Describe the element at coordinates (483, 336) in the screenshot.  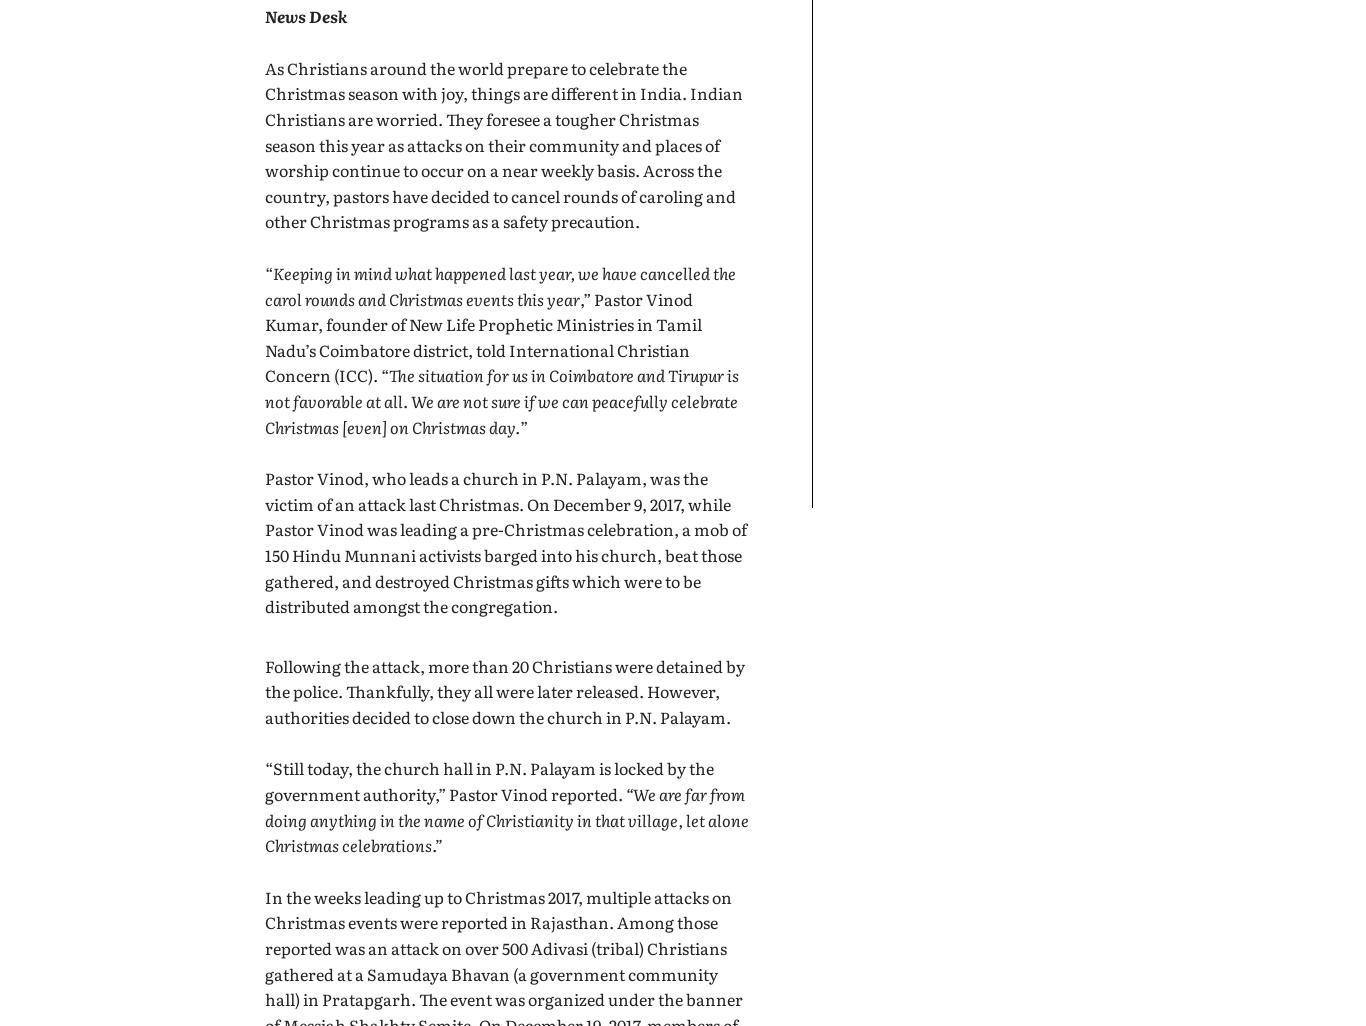
I see `',” Pastor Vinod Kumar, founder of New Life Prophetic Ministries in Tamil Nadu’s Coimbatore district, told International Christian Concern (ICC). “'` at that location.